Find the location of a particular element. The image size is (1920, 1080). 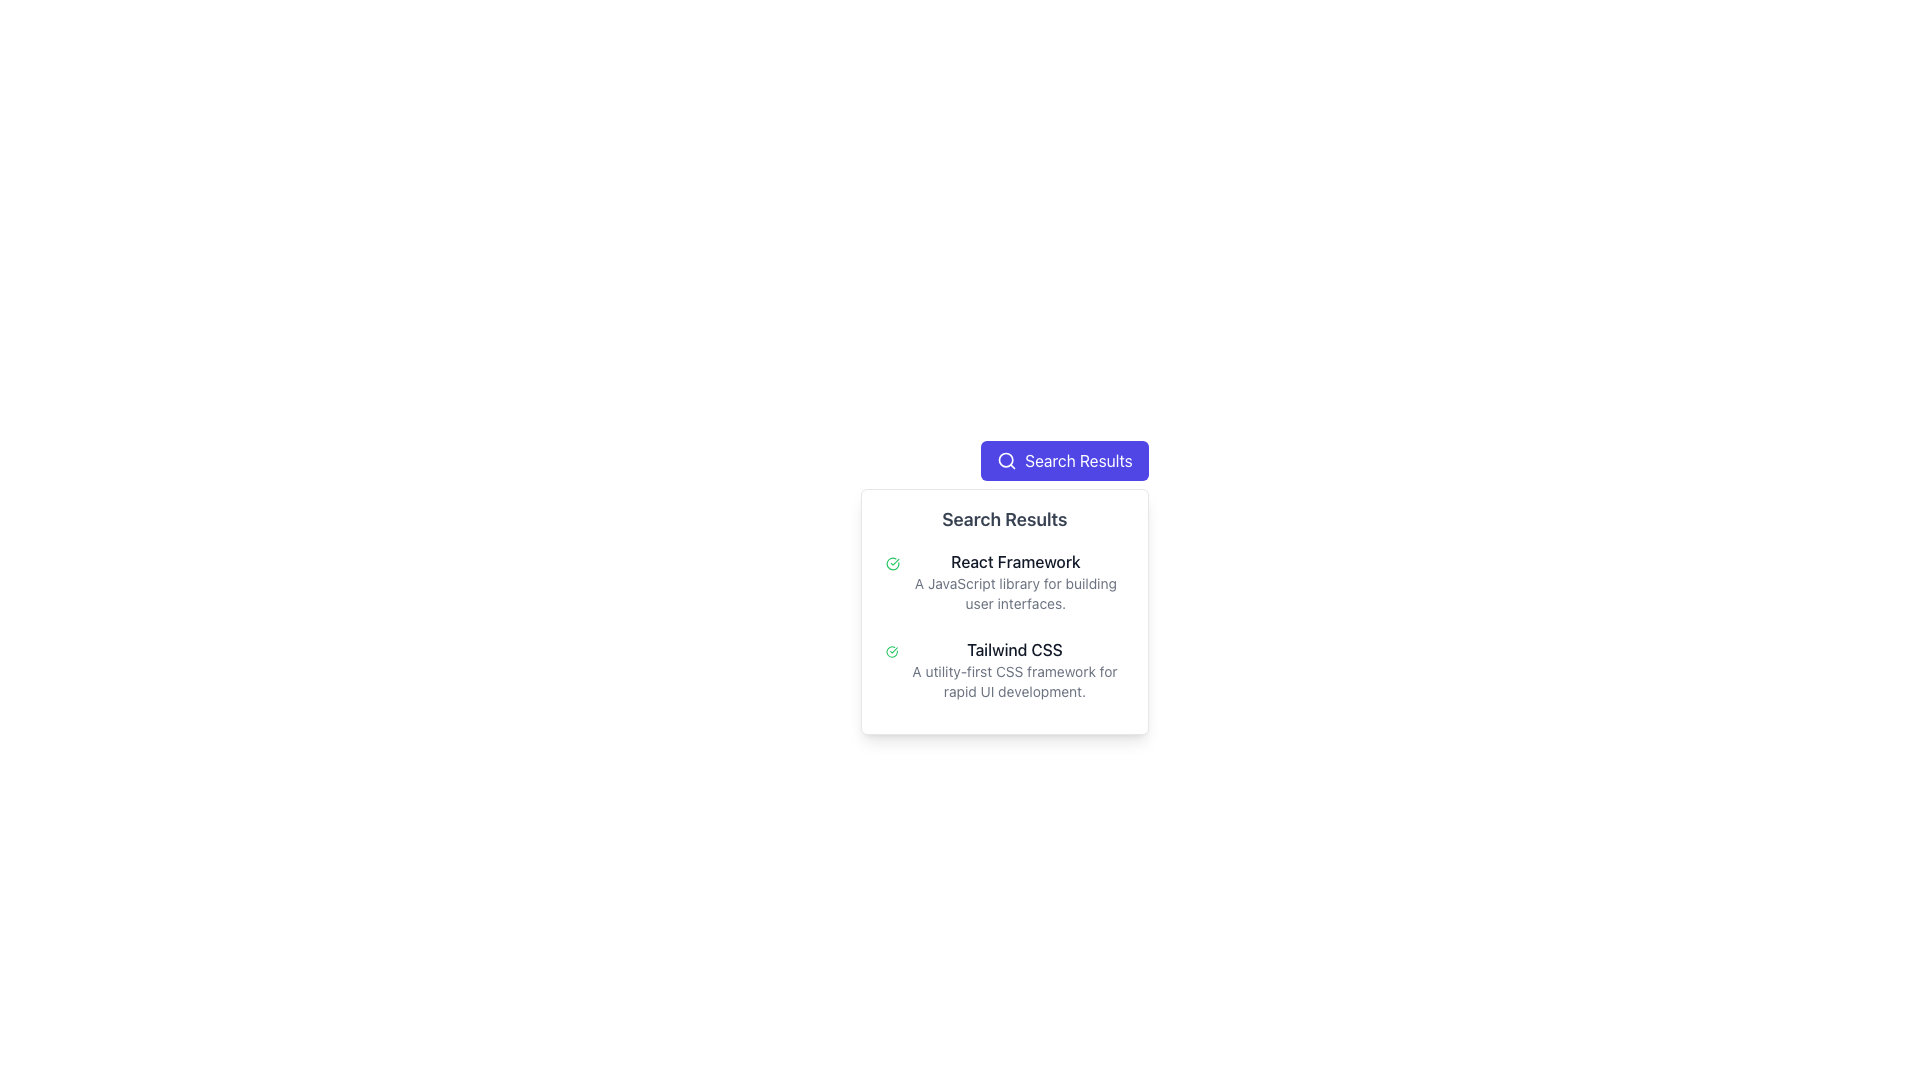

the search icon located in the top-left corner adjacent to the 'Search Results' text is located at coordinates (1007, 461).